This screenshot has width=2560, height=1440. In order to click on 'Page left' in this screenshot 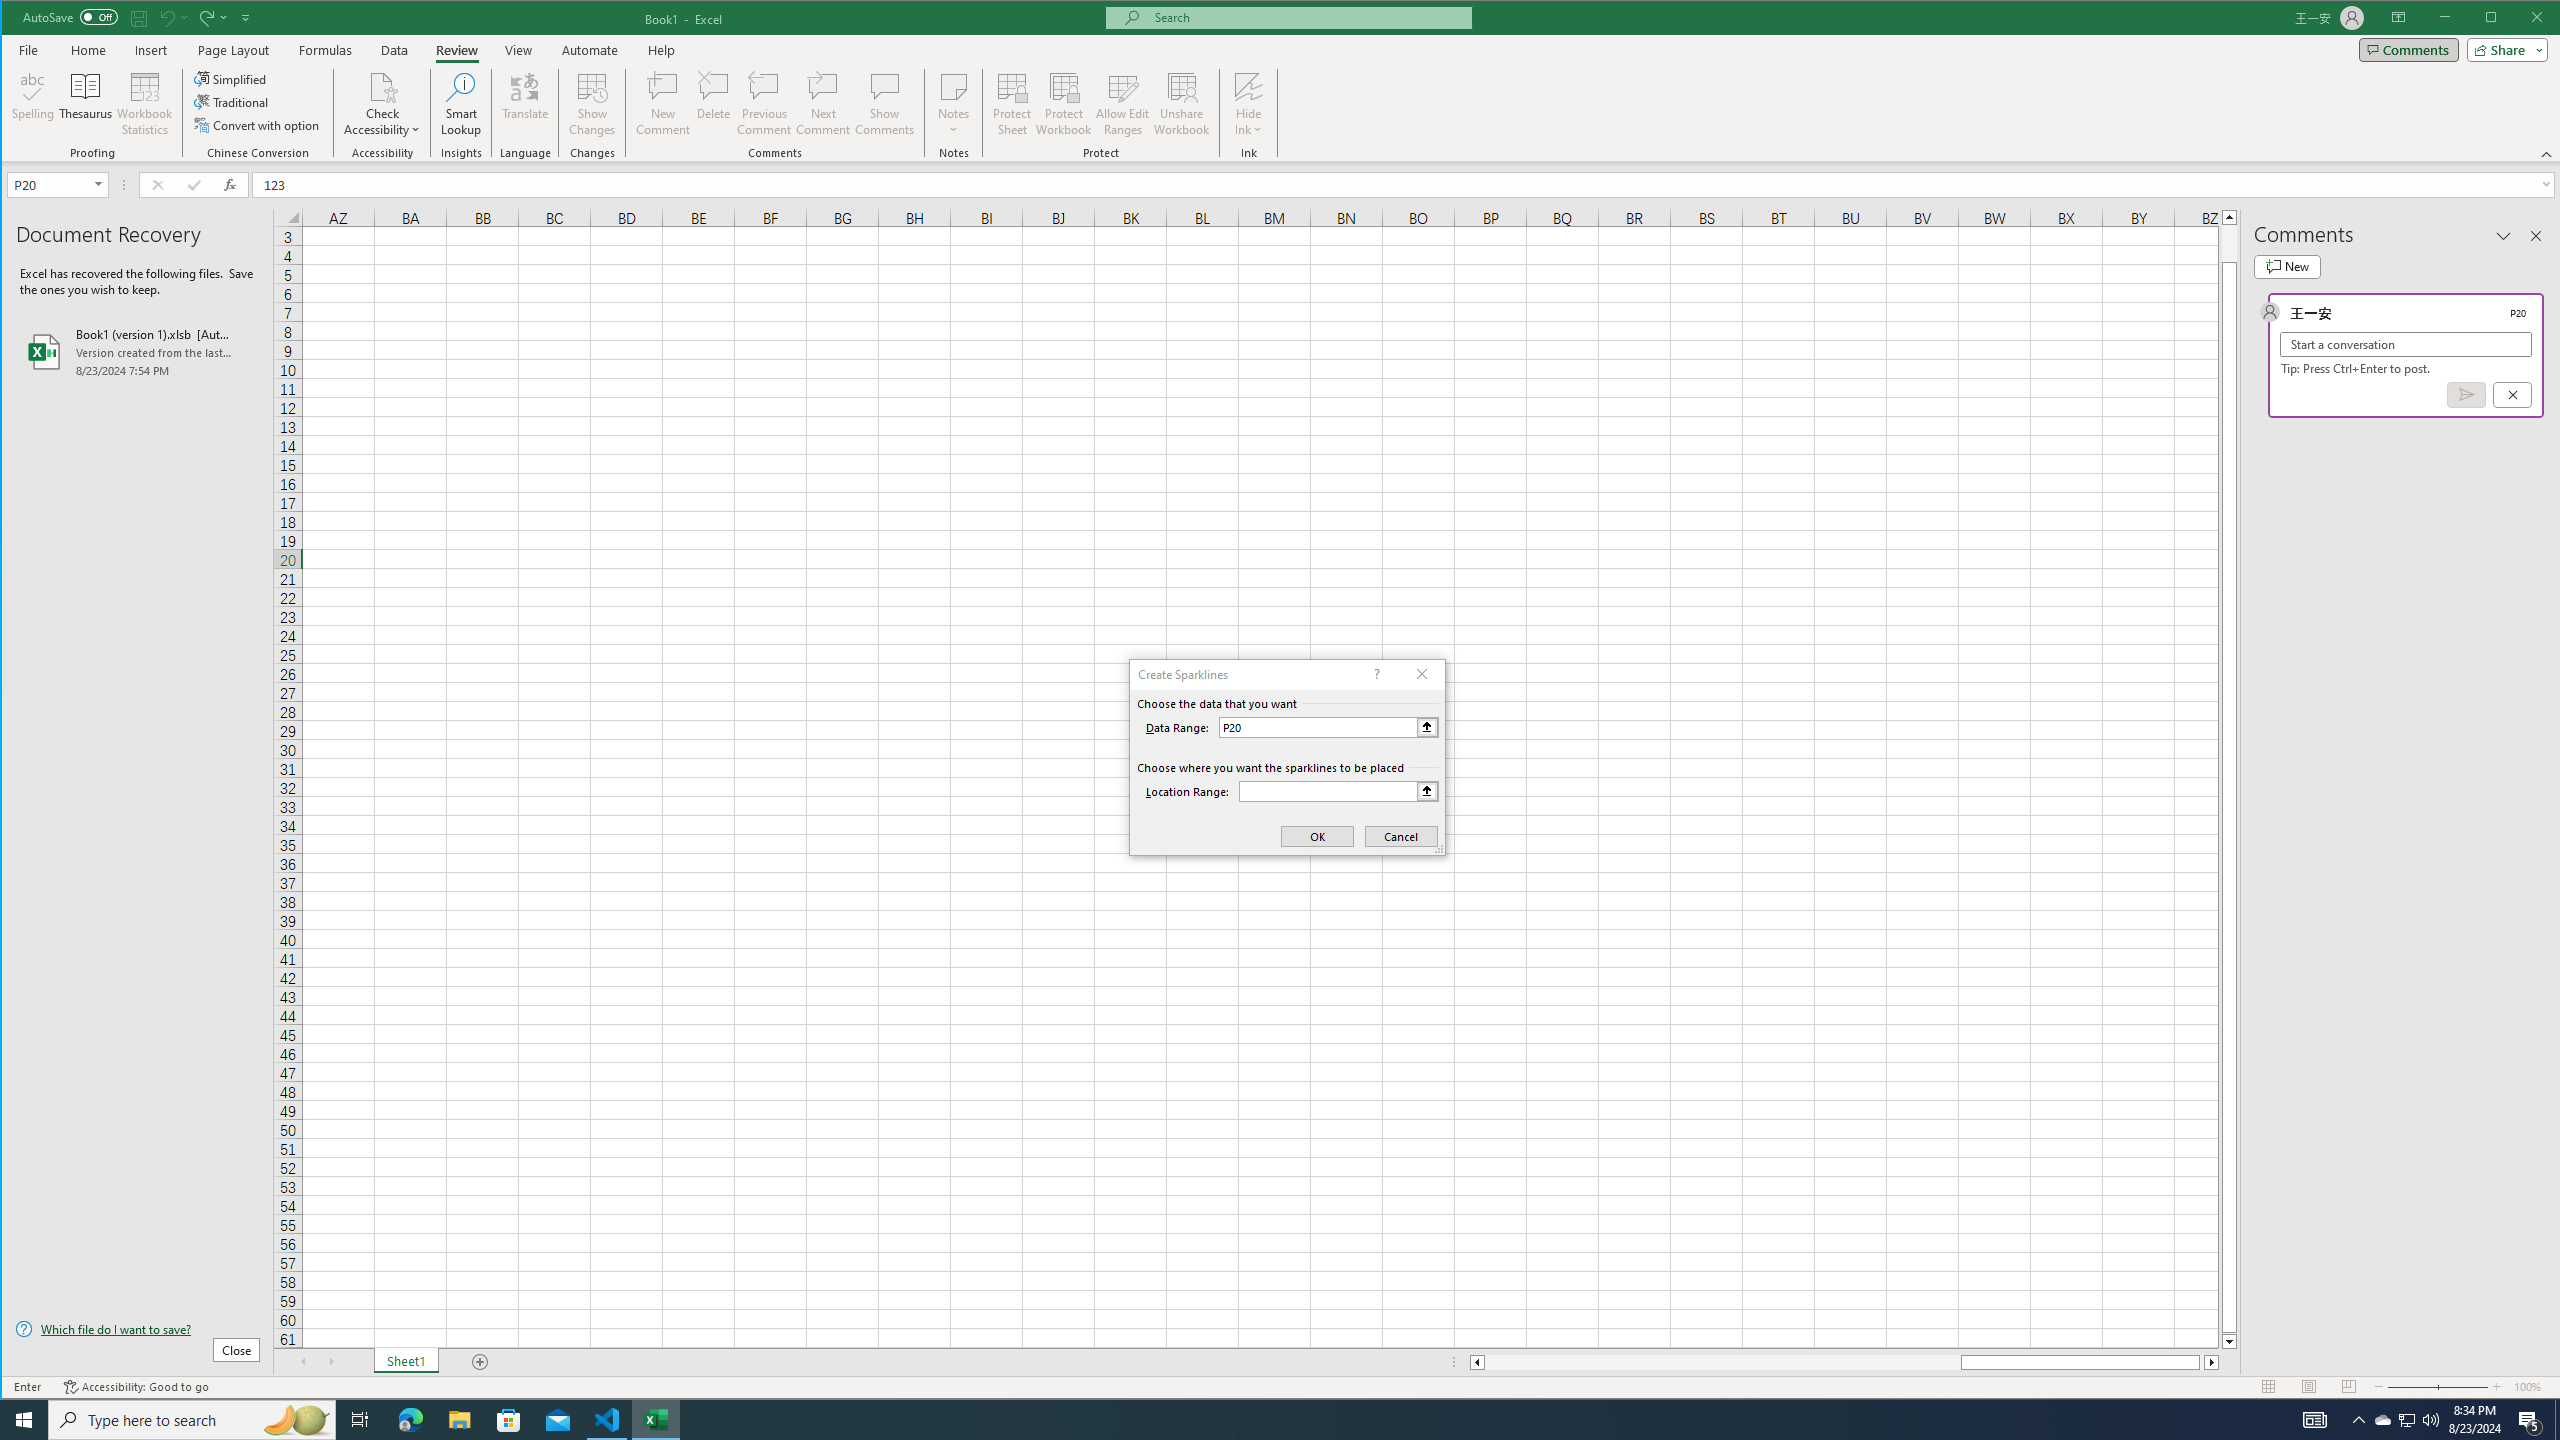, I will do `click(1721, 1362)`.